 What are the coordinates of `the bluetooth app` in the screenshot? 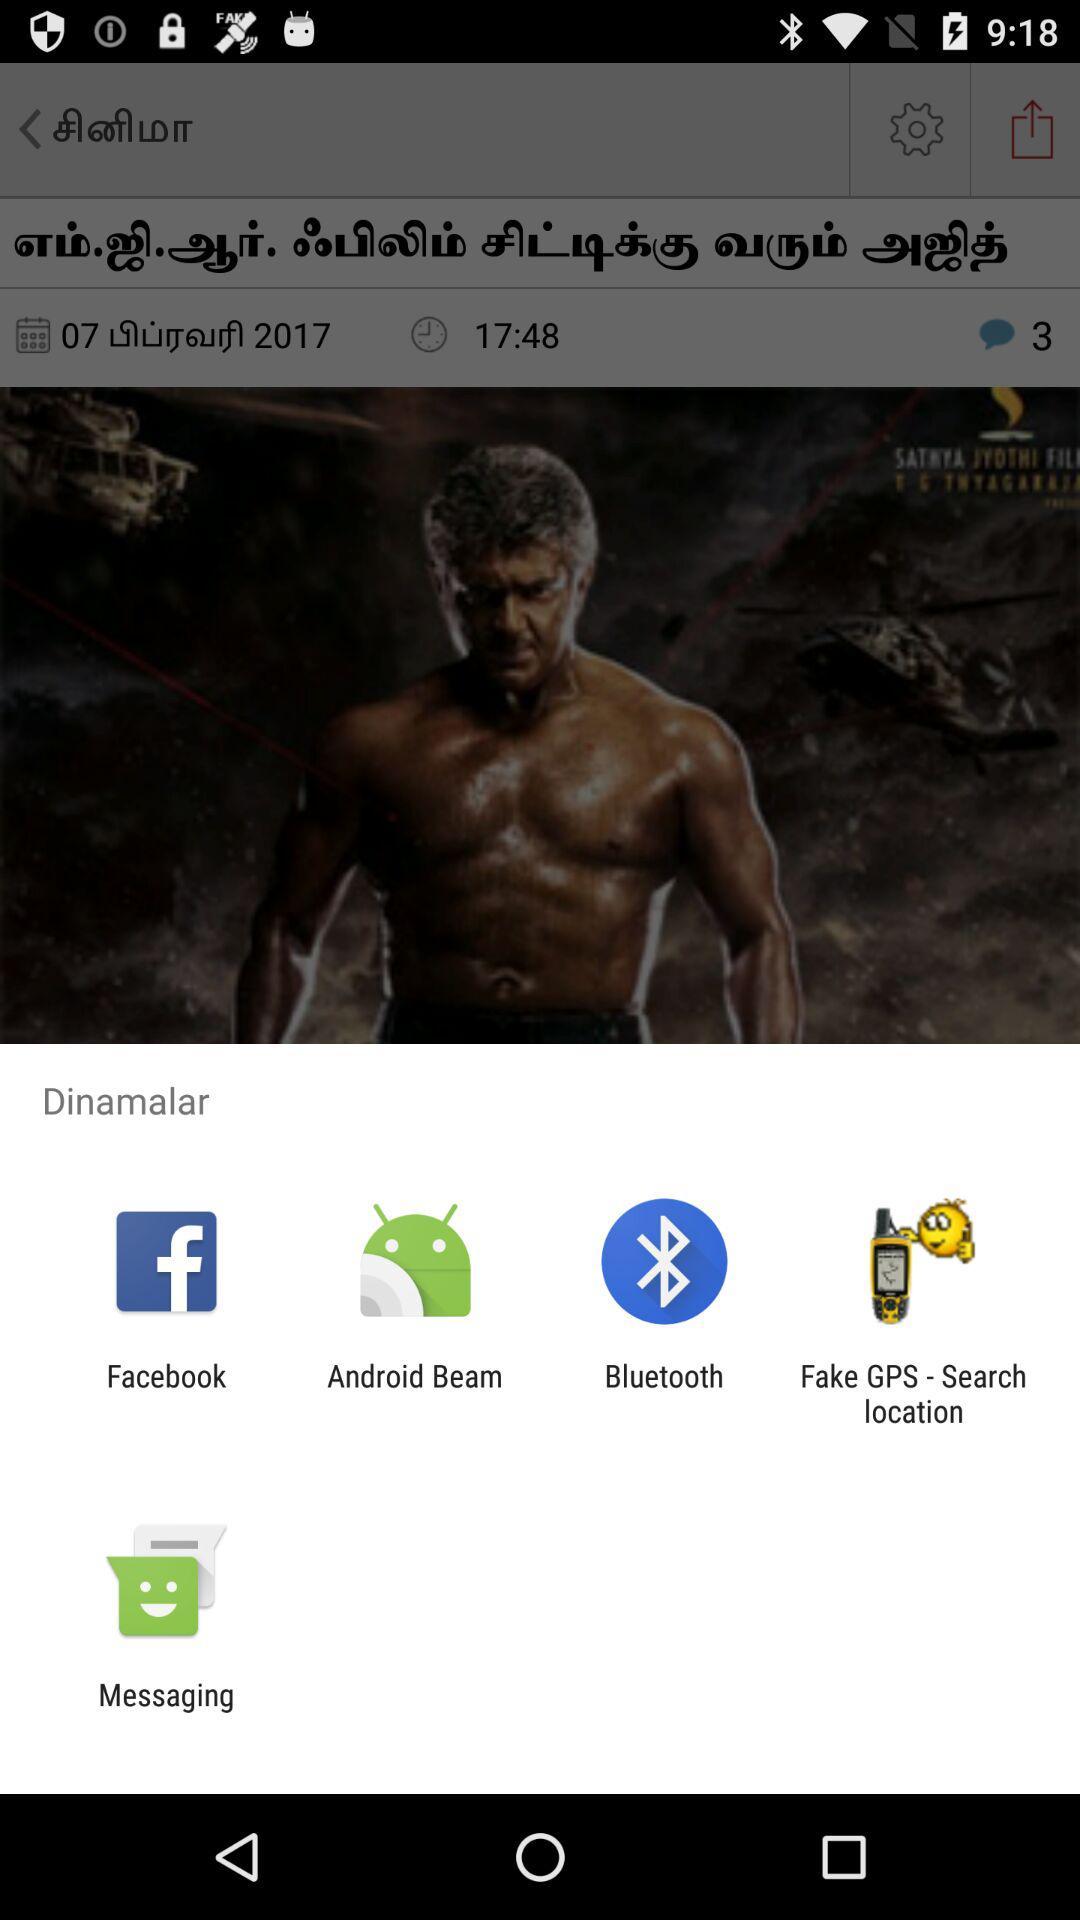 It's located at (664, 1392).